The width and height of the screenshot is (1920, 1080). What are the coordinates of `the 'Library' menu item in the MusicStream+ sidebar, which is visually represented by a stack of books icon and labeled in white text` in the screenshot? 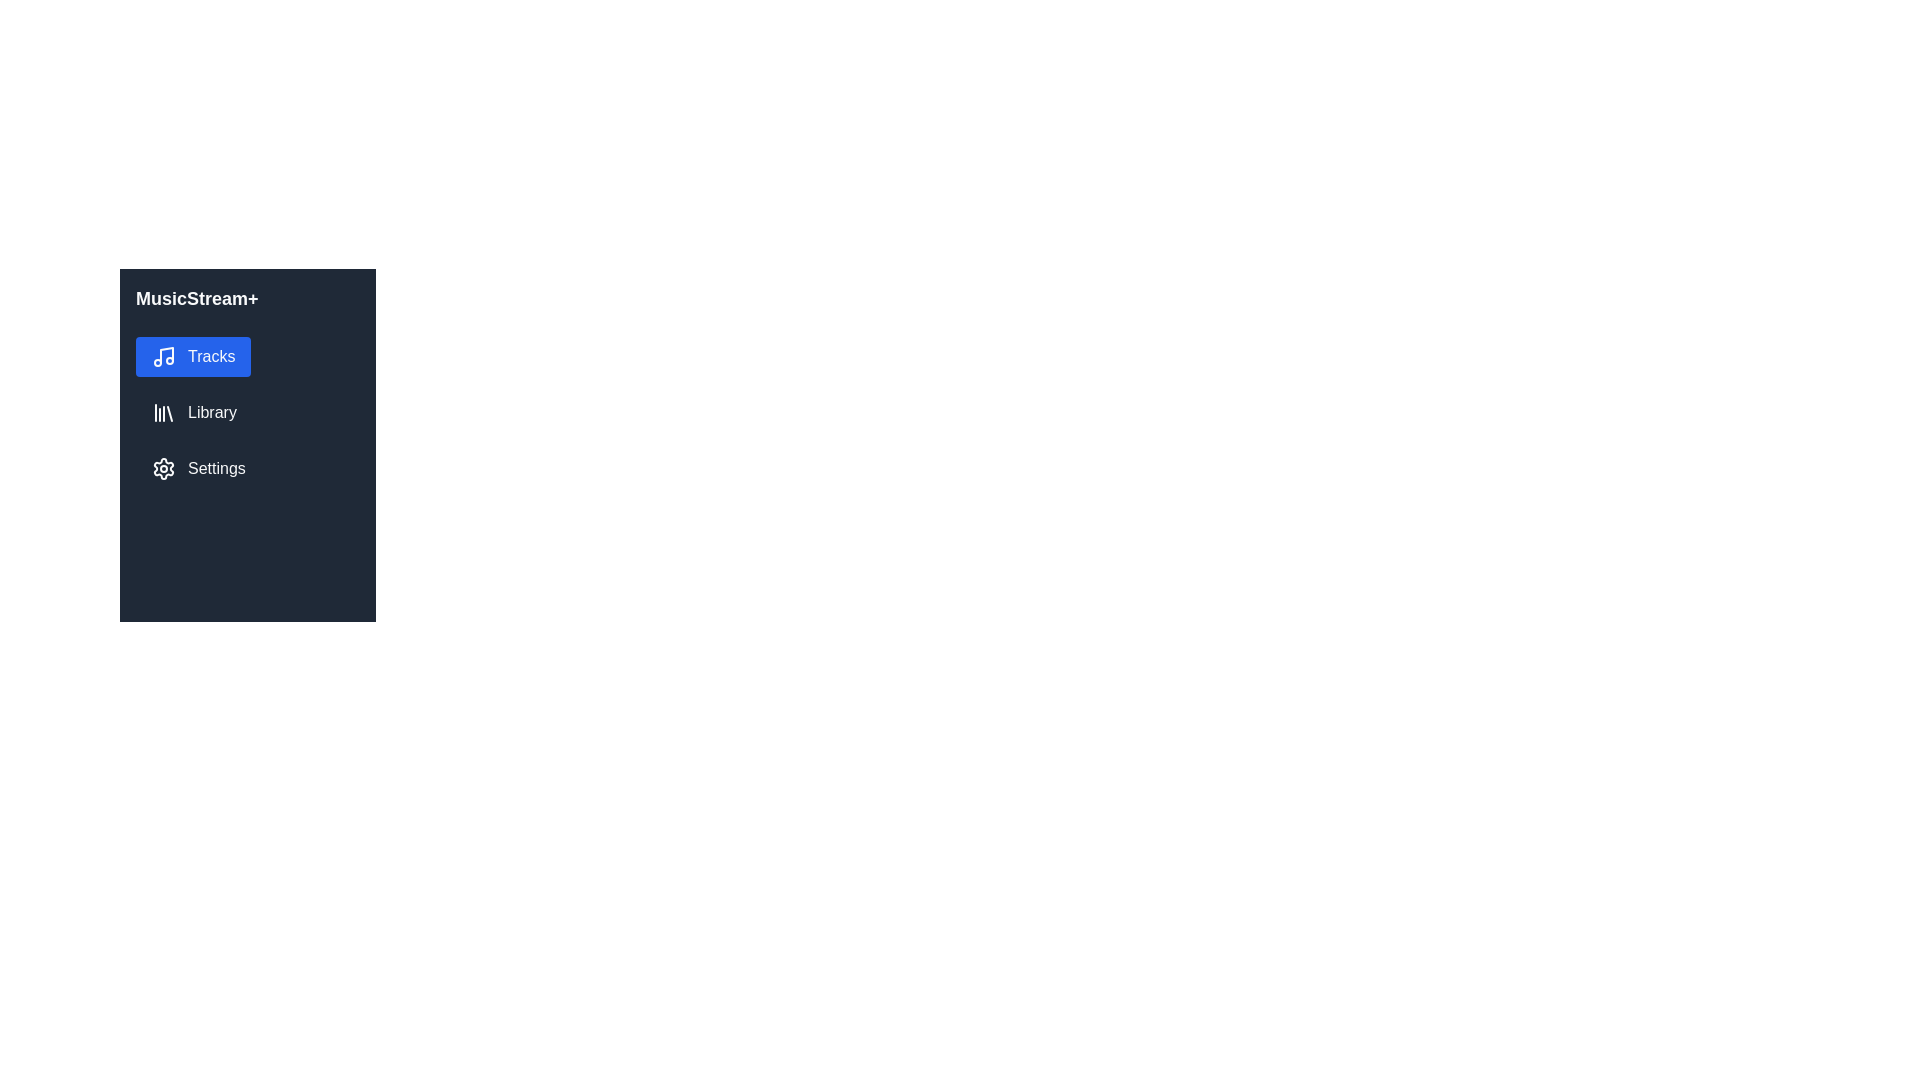 It's located at (194, 411).